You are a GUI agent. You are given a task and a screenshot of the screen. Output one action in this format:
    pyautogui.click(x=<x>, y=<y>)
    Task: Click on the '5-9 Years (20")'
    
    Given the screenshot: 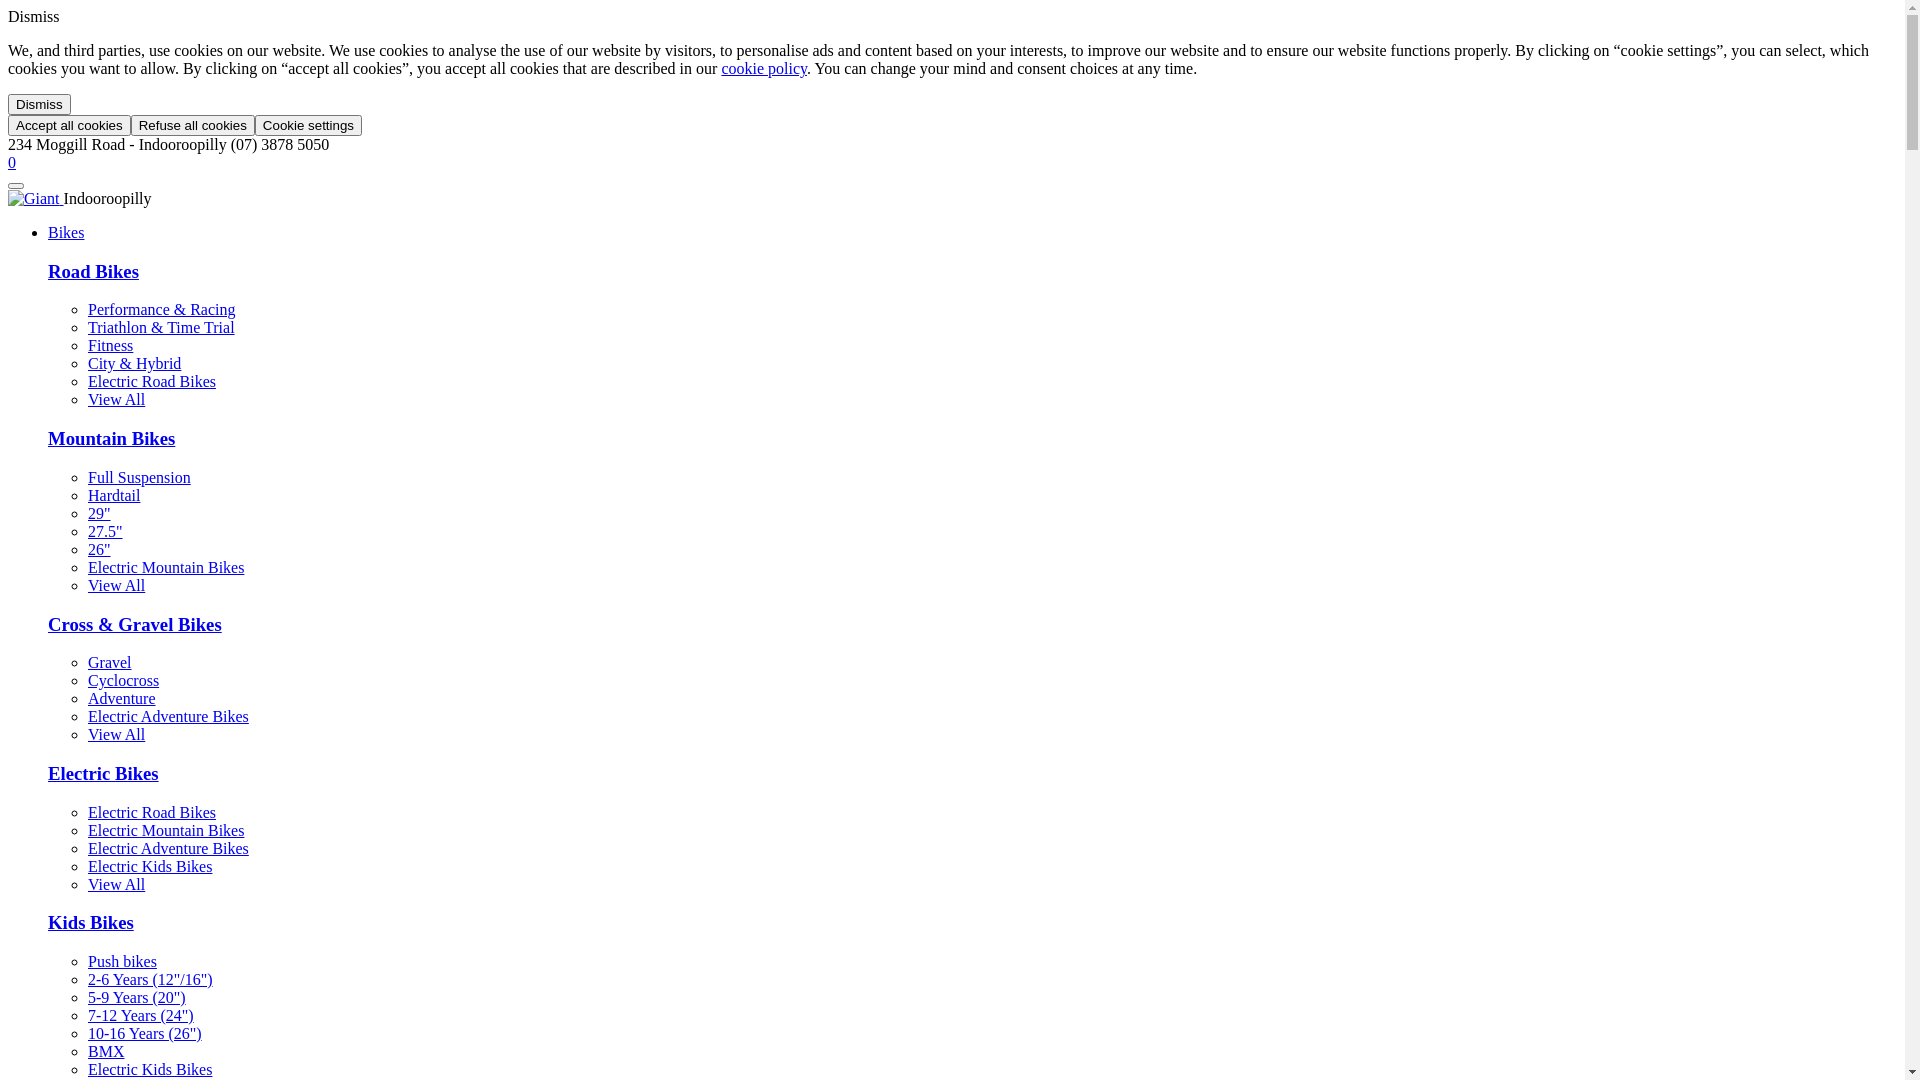 What is the action you would take?
    pyautogui.click(x=136, y=997)
    